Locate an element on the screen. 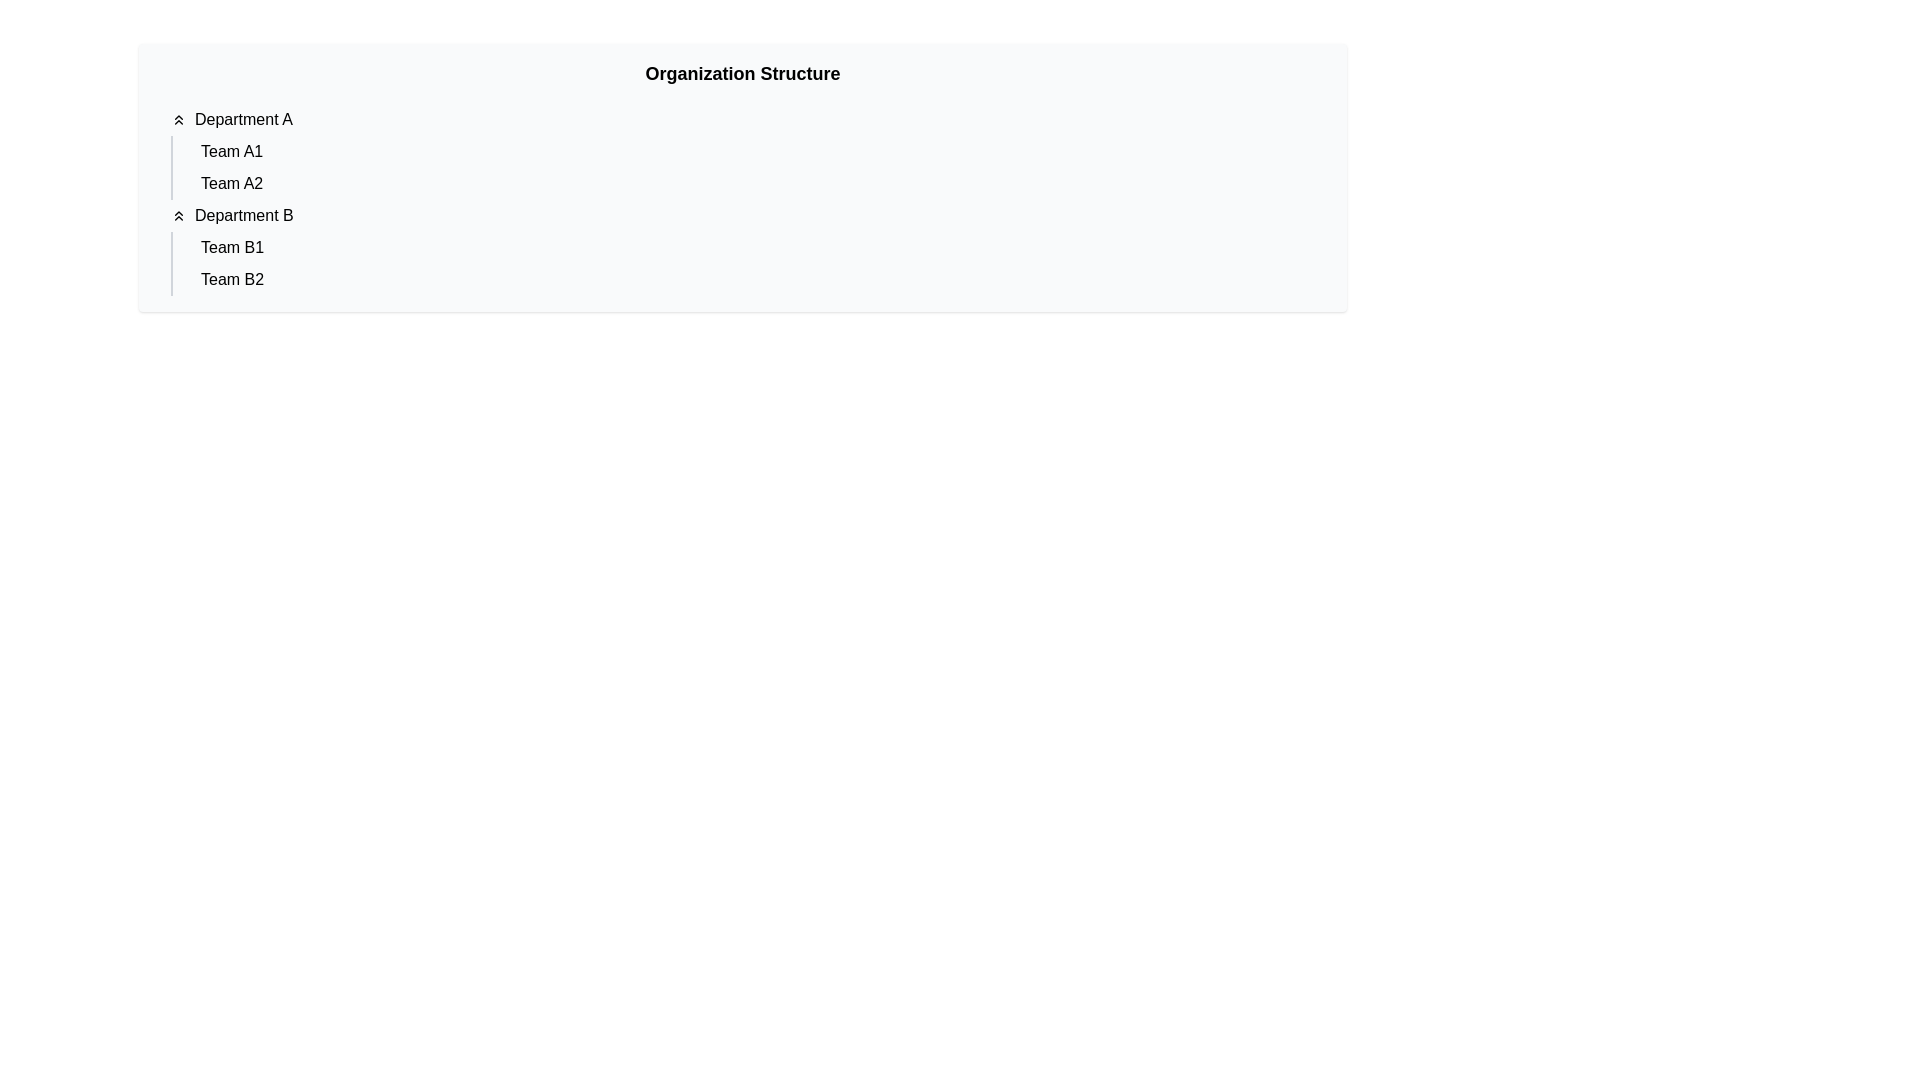  the small icon button with a double-chevron pointing upwards, located to the left of the text 'Department A' is located at coordinates (178, 119).